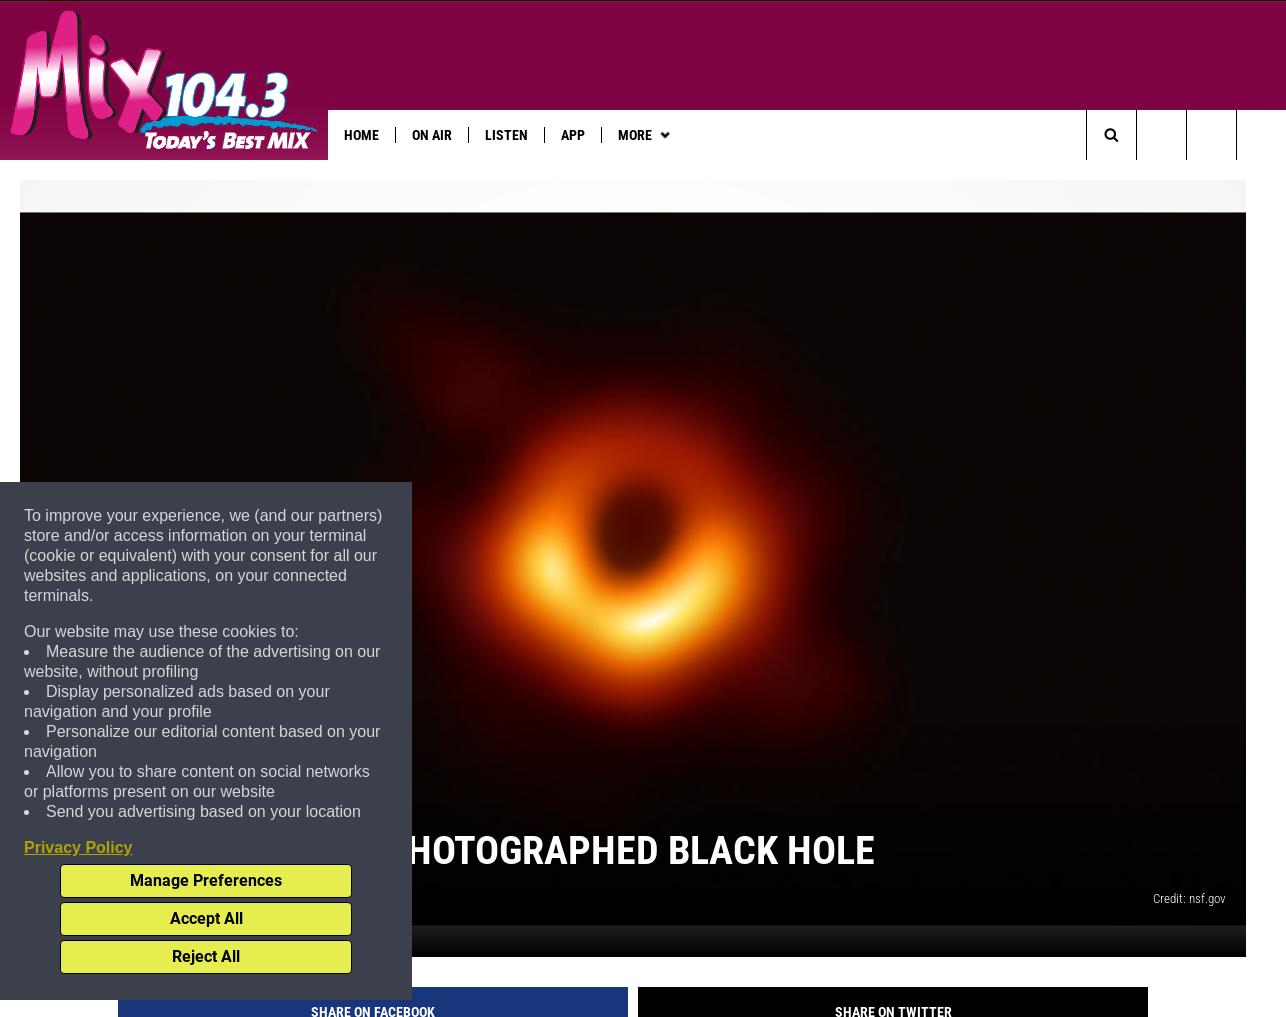 The image size is (1286, 1017). What do you see at coordinates (388, 176) in the screenshot?
I see `'Download the Mix App'` at bounding box center [388, 176].